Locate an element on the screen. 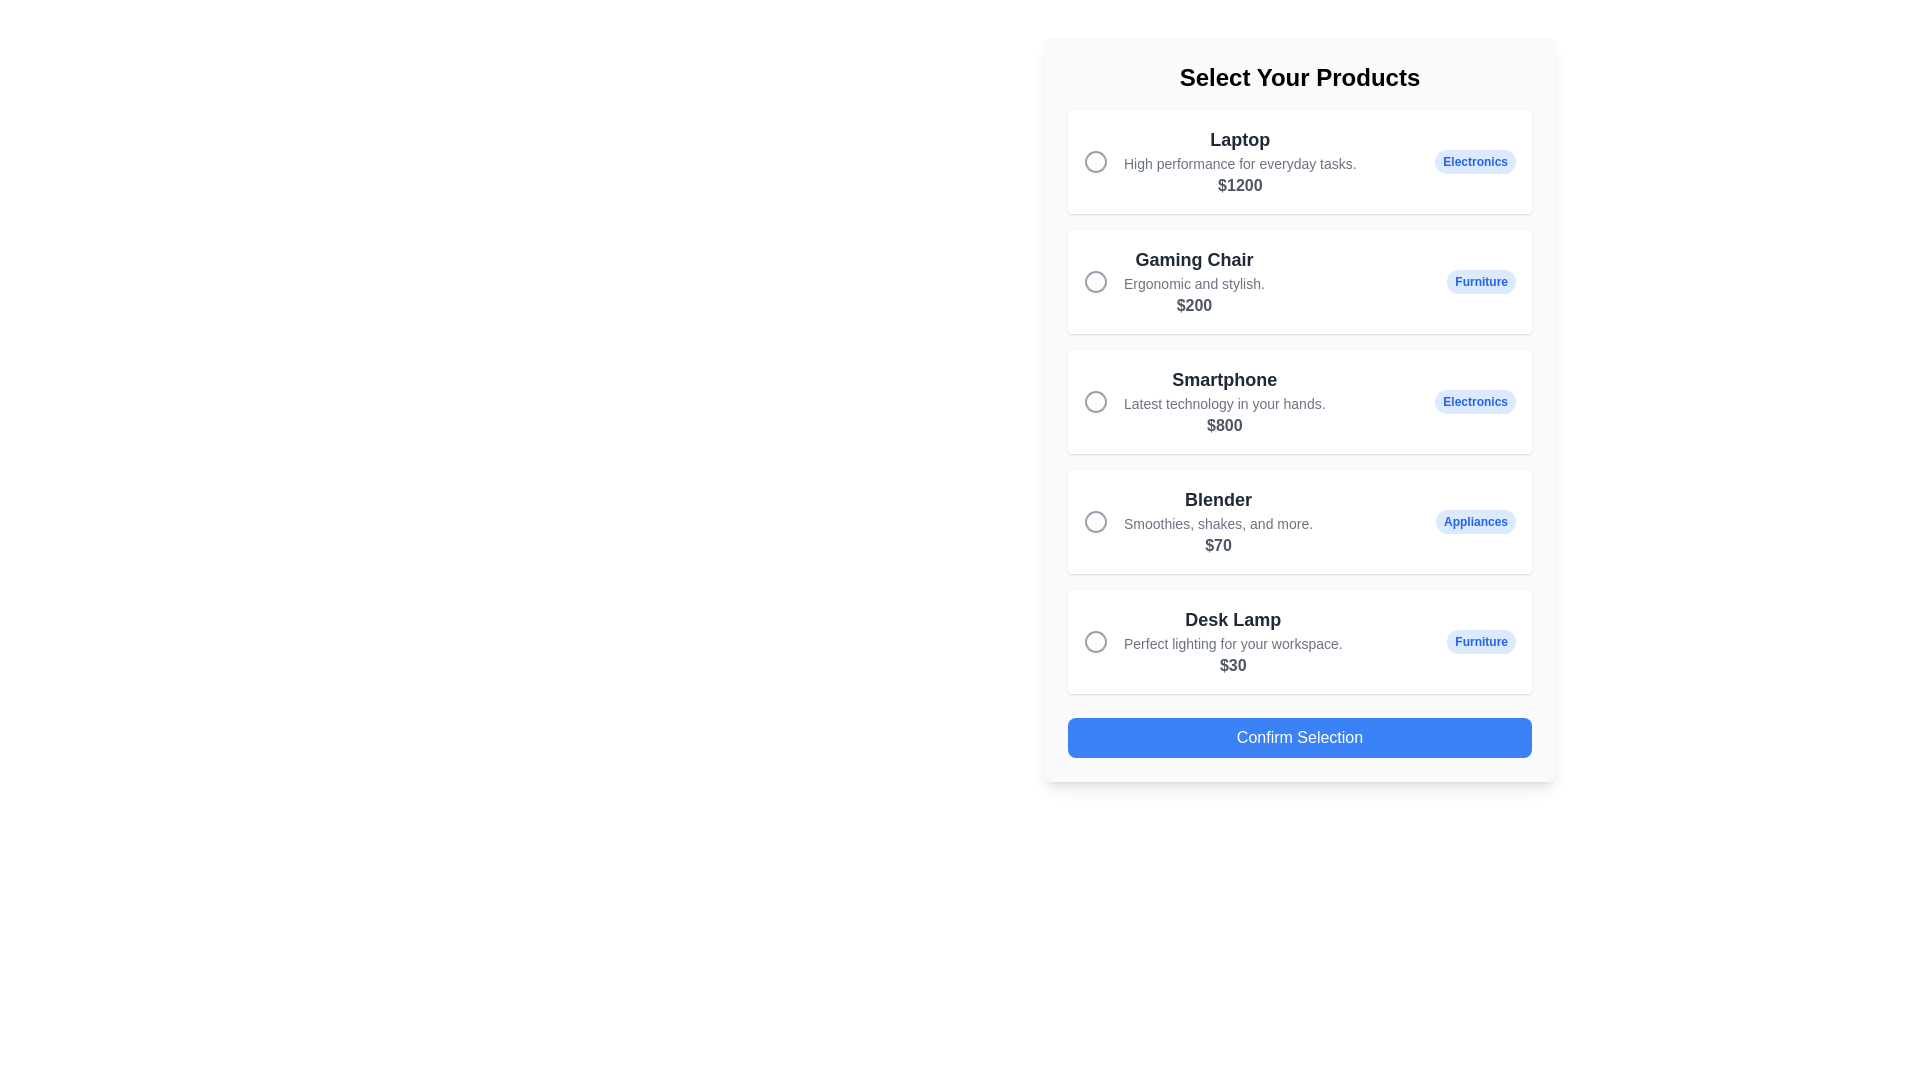  'Electronics' category label located at the topmost product listing card on the right-hand side, aligned with the price text '$1200' is located at coordinates (1475, 161).